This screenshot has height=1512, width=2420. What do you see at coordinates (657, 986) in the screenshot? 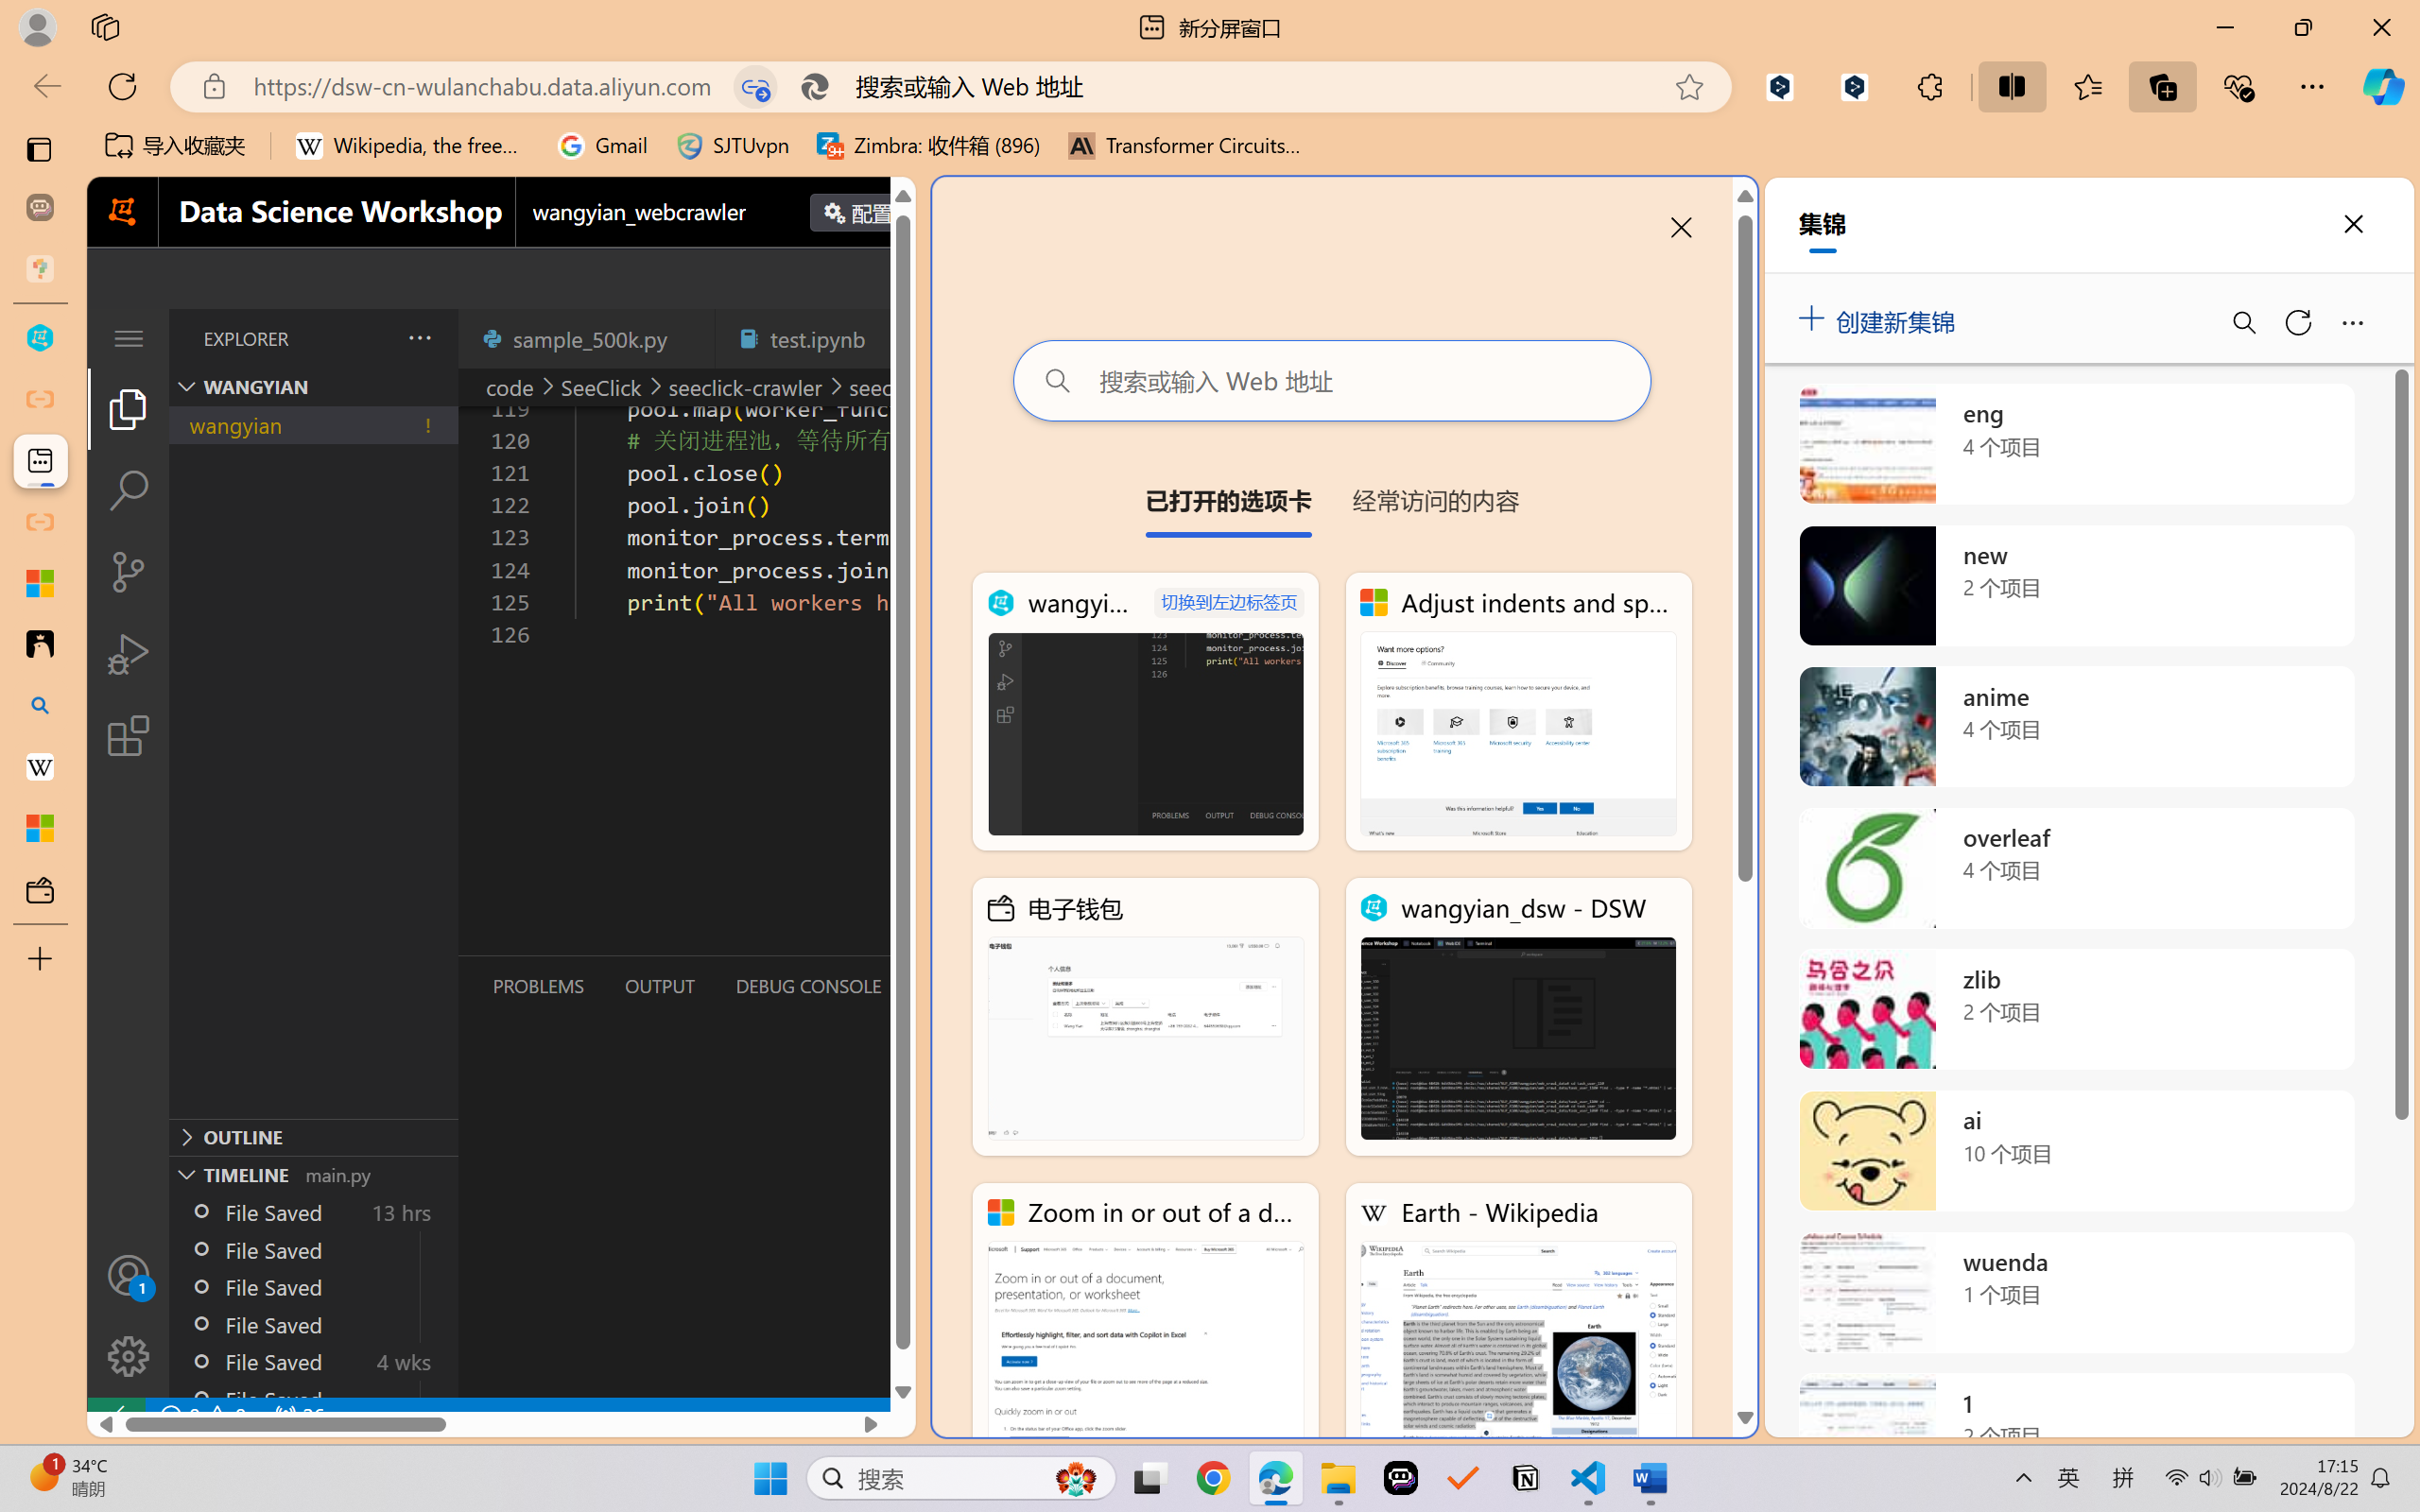
I see `'Output (Ctrl+Shift+U)'` at bounding box center [657, 986].